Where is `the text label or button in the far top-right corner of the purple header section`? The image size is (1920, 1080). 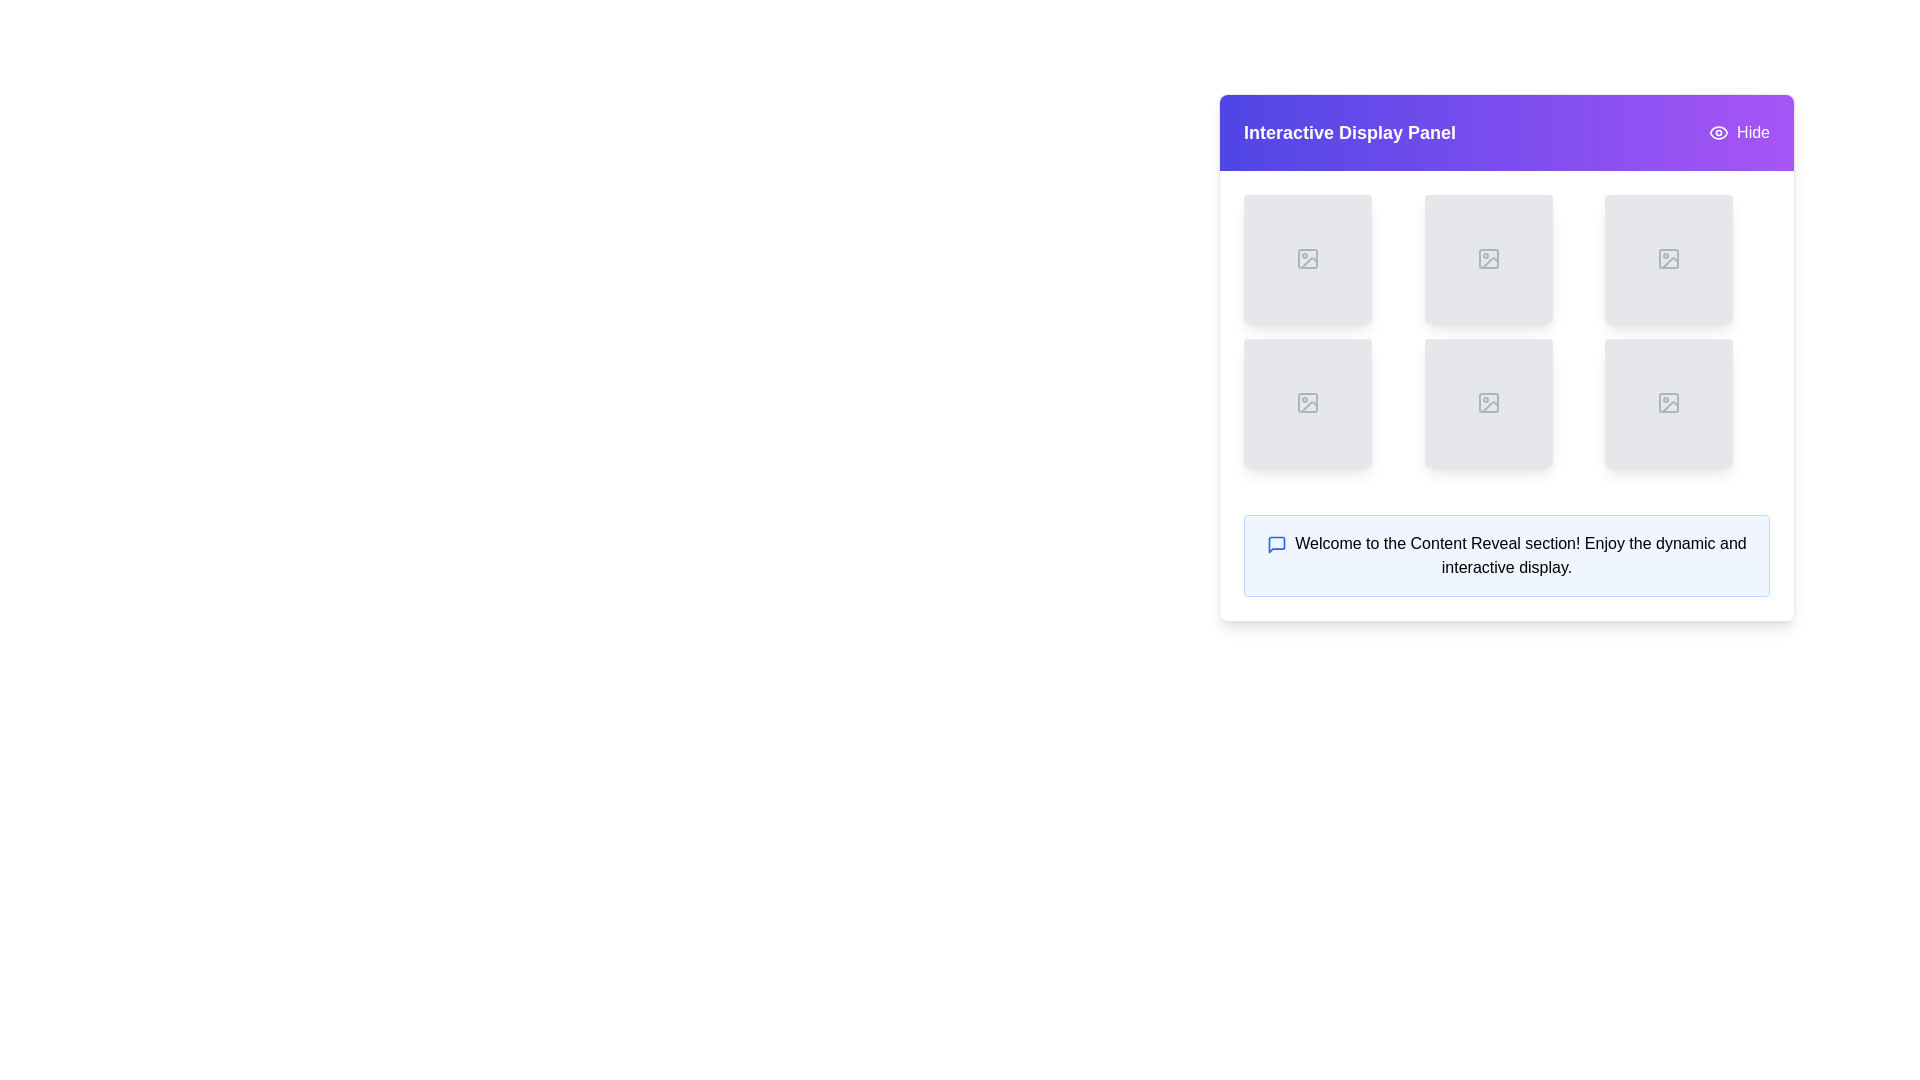
the text label or button in the far top-right corner of the purple header section is located at coordinates (1752, 132).